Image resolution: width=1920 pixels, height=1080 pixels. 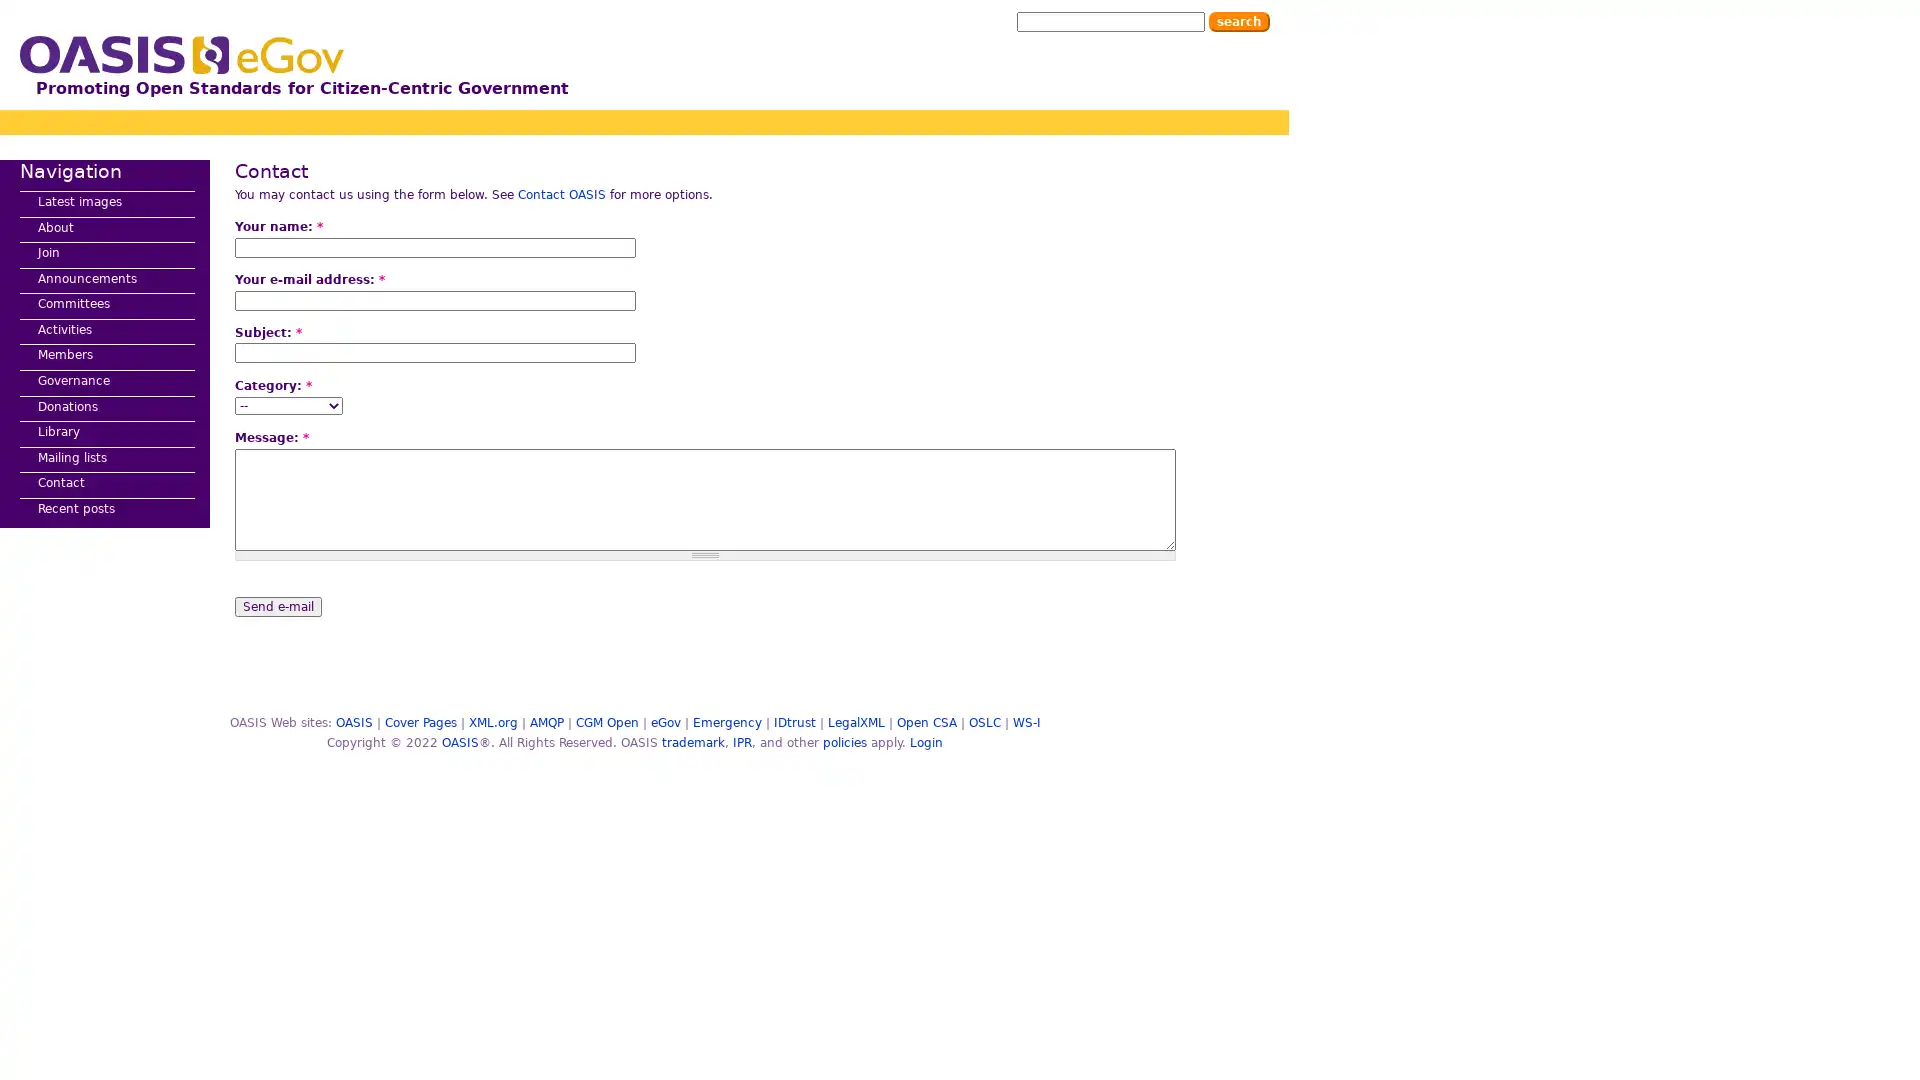 I want to click on Send e-mail, so click(x=277, y=604).